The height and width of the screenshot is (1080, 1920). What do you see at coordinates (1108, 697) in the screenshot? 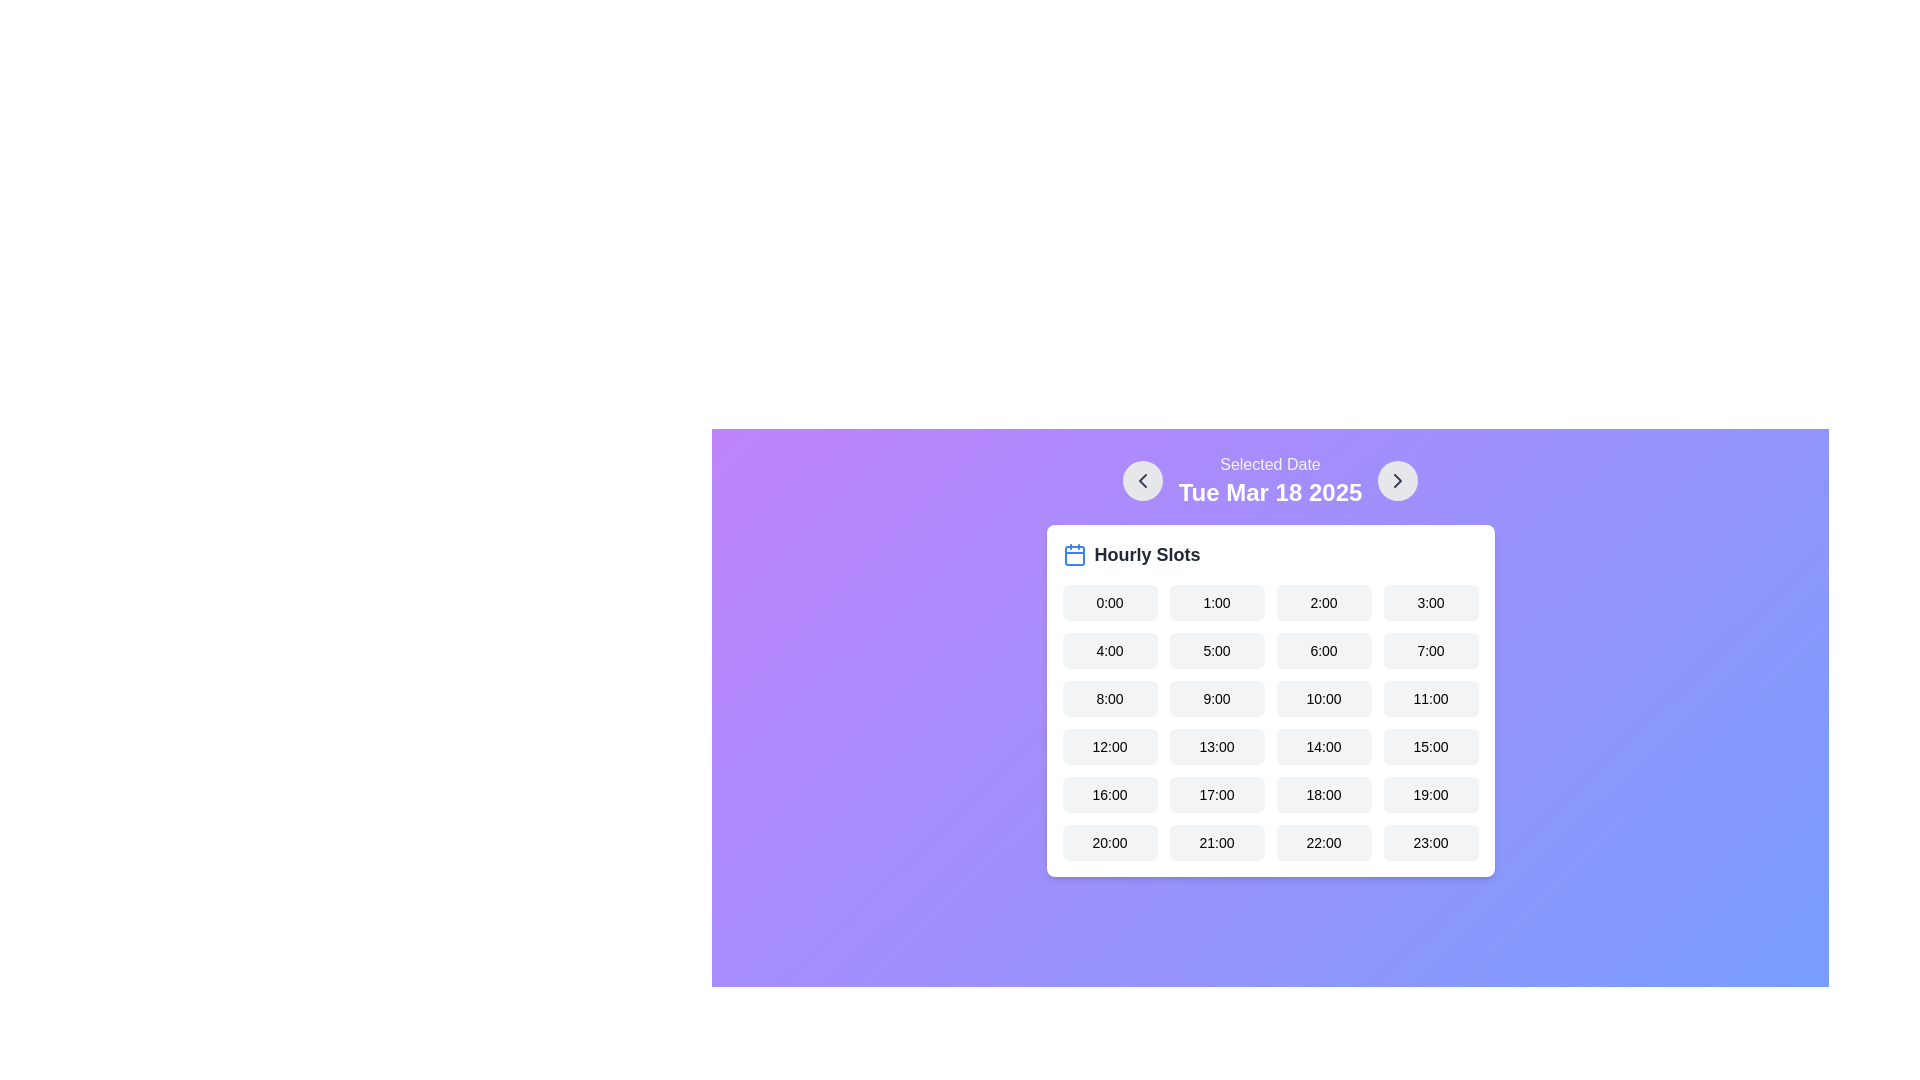
I see `the rectangular button labeled '8:00' with a gray background and rounded corners` at bounding box center [1108, 697].